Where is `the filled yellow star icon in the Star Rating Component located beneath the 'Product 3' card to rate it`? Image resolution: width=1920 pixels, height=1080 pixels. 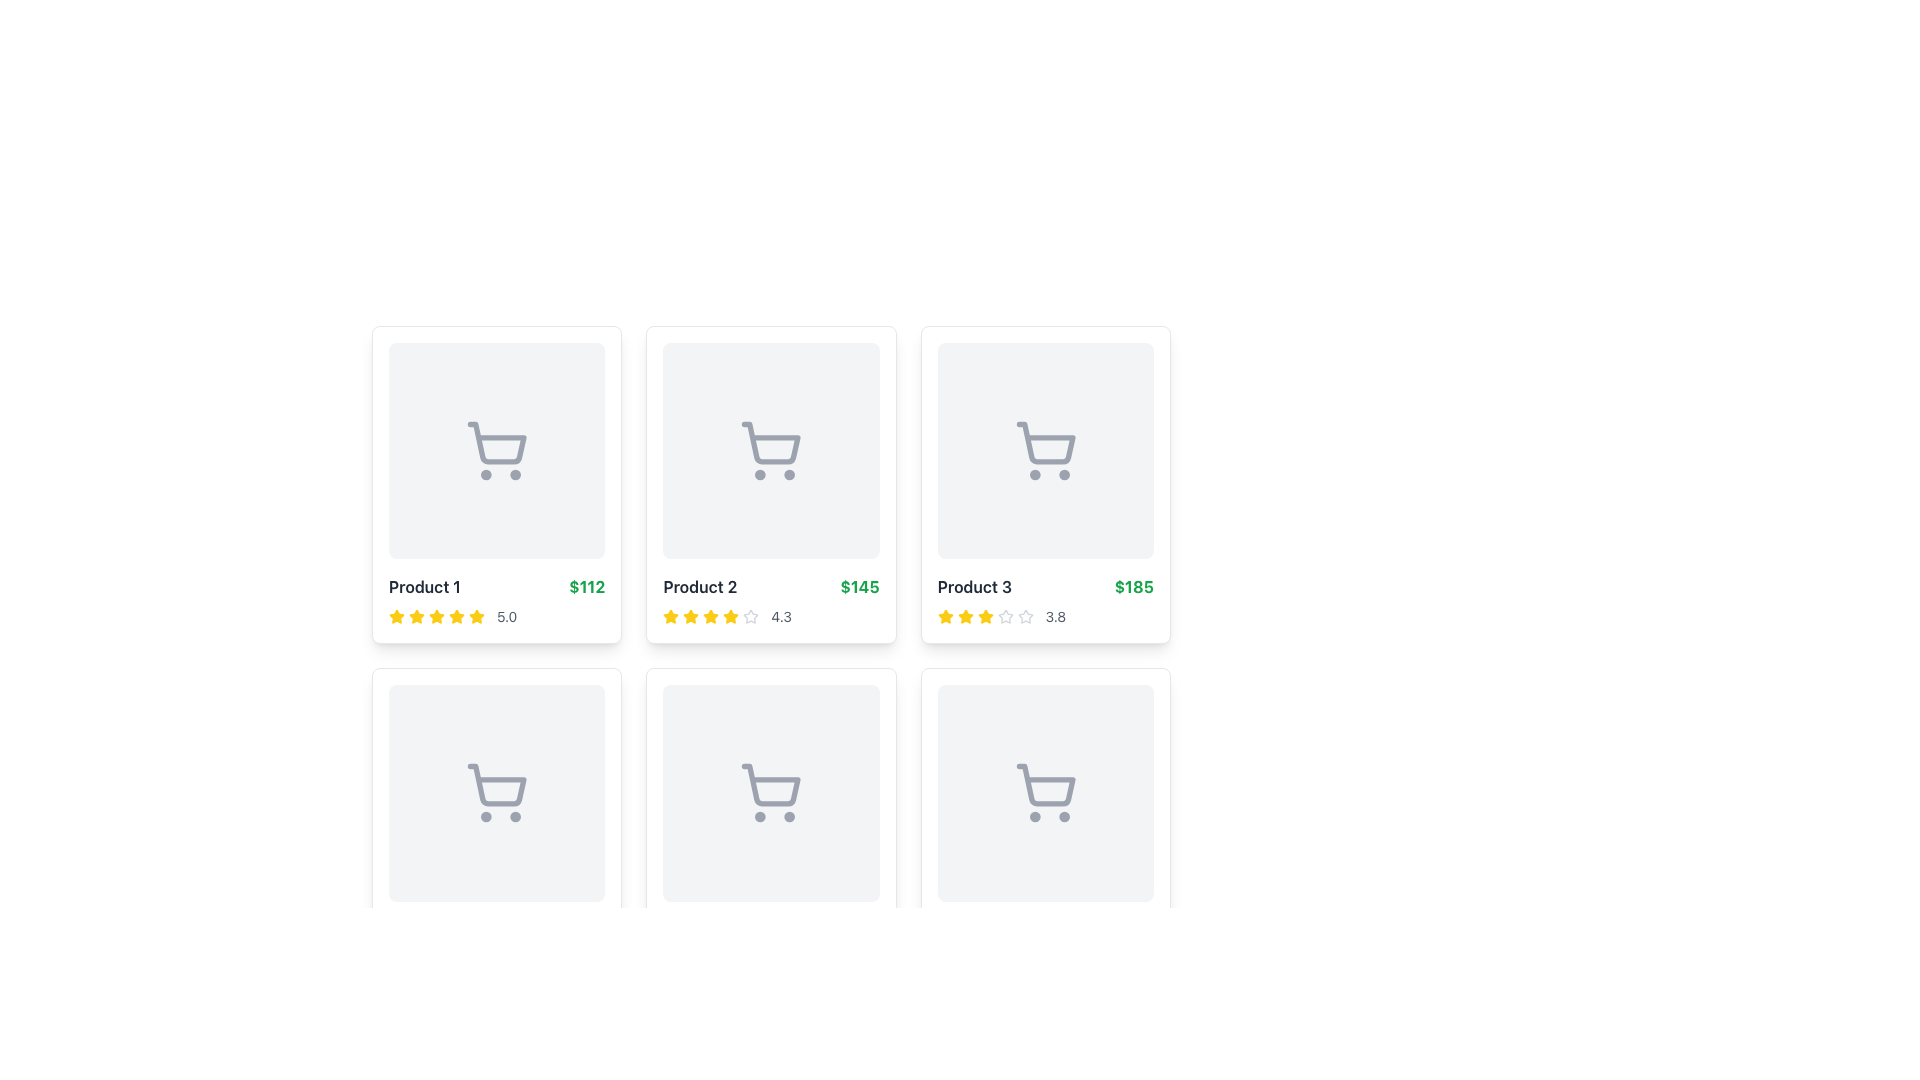 the filled yellow star icon in the Star Rating Component located beneath the 'Product 3' card to rate it is located at coordinates (965, 616).